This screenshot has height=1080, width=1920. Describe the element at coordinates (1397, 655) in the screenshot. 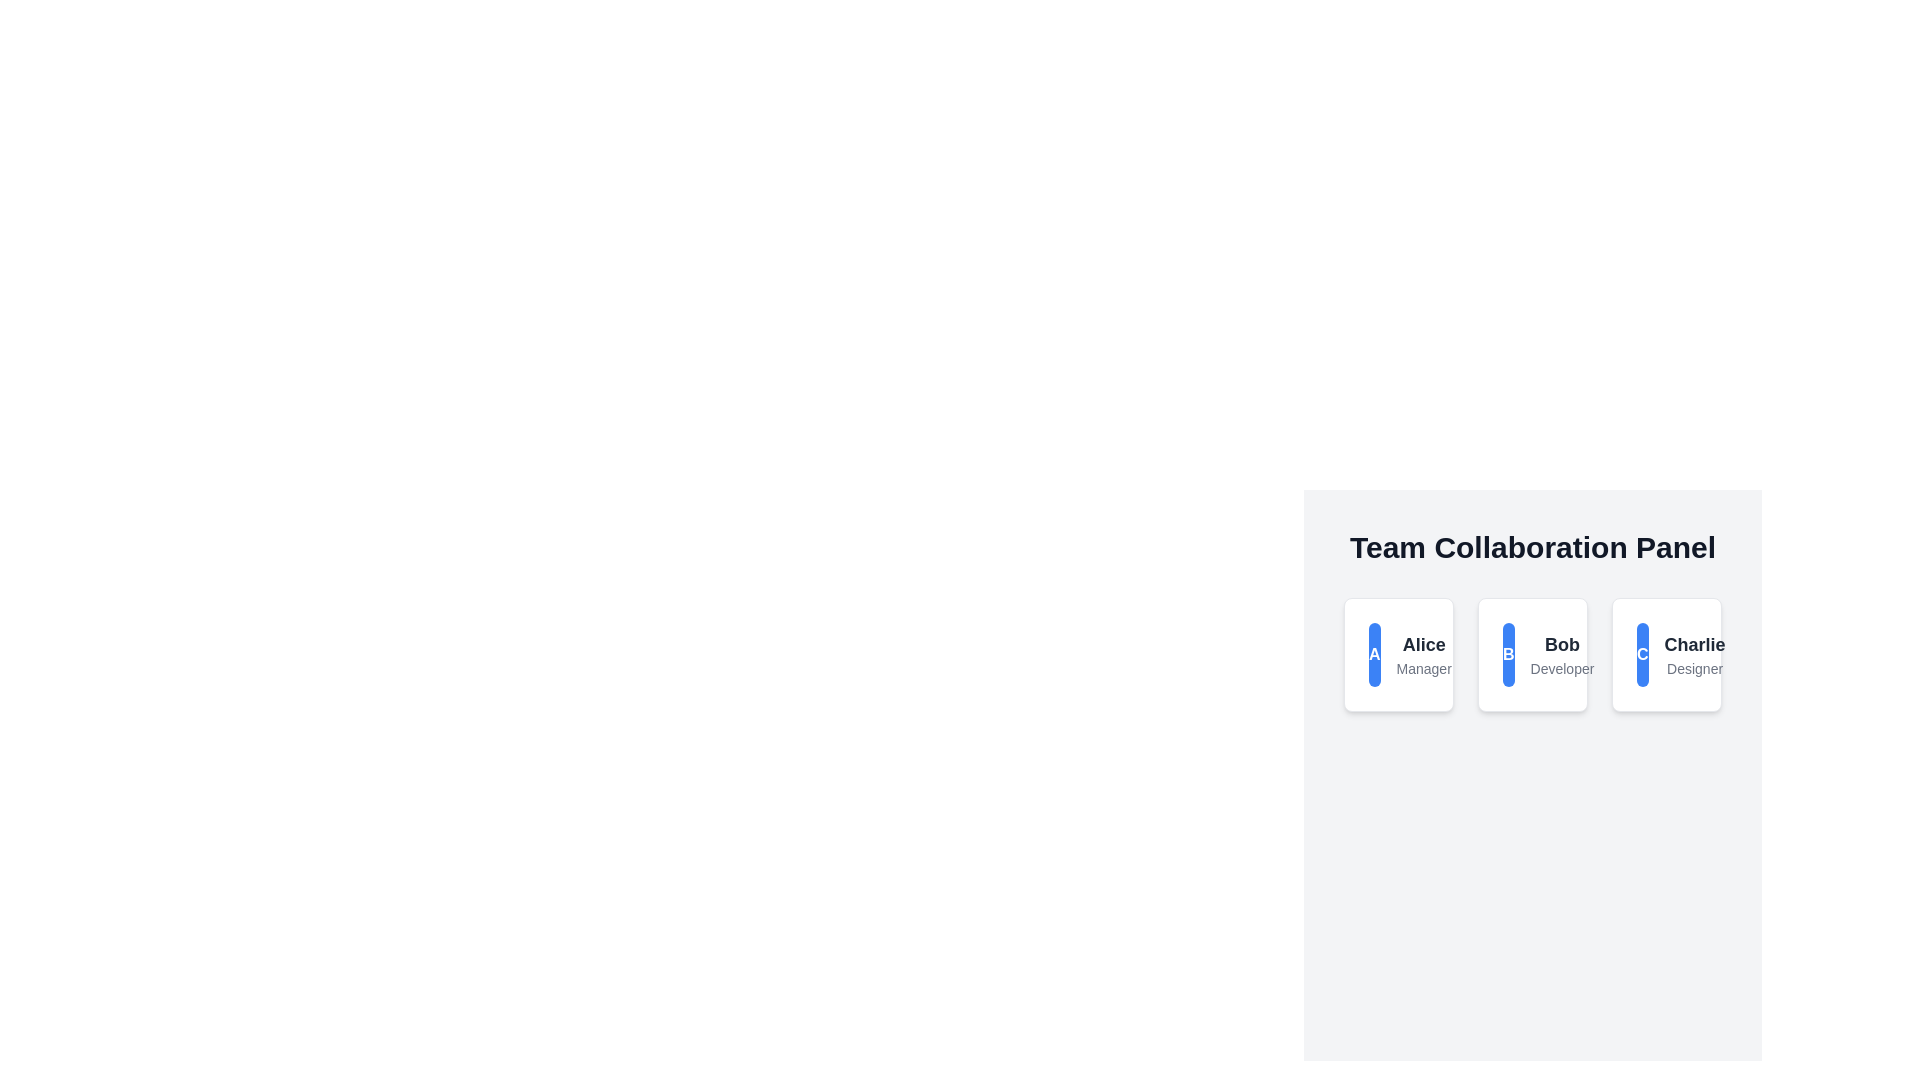

I see `the Profile Card element featuring an avatar icon with the letter 'A', the name 'Alice' in bold, and the title 'Manager'` at that location.